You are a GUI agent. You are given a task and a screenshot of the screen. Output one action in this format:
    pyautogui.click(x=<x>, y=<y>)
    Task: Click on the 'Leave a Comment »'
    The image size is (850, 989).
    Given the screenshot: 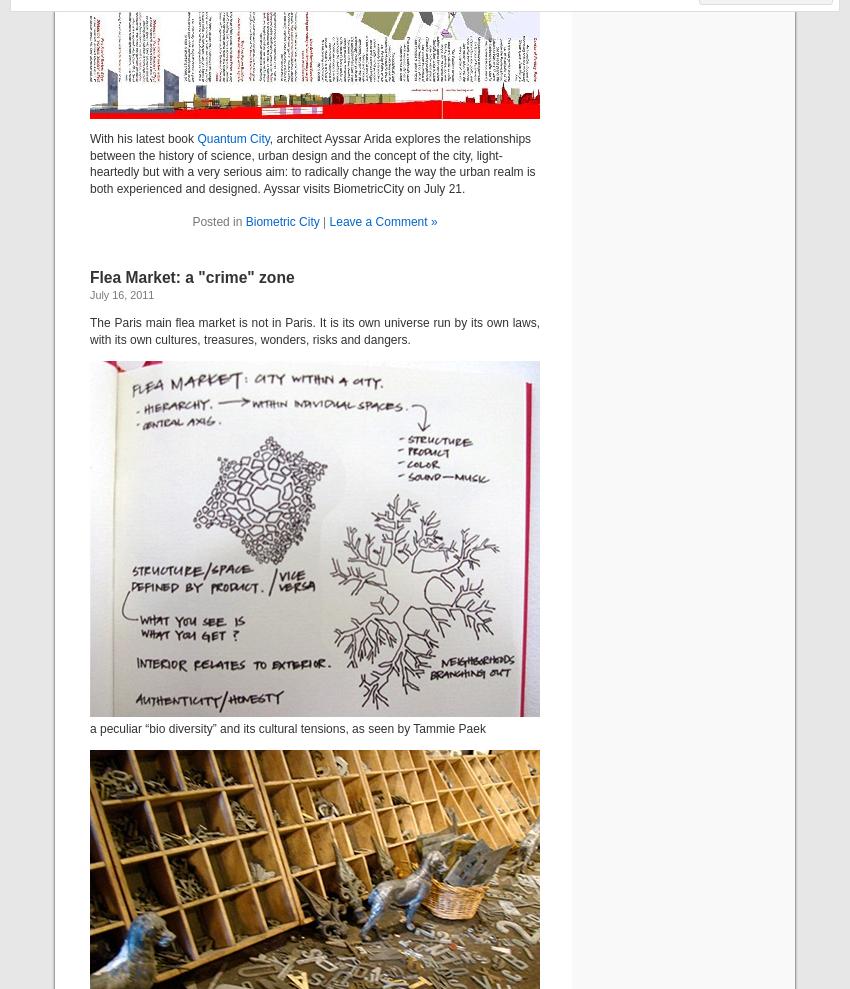 What is the action you would take?
    pyautogui.click(x=382, y=220)
    